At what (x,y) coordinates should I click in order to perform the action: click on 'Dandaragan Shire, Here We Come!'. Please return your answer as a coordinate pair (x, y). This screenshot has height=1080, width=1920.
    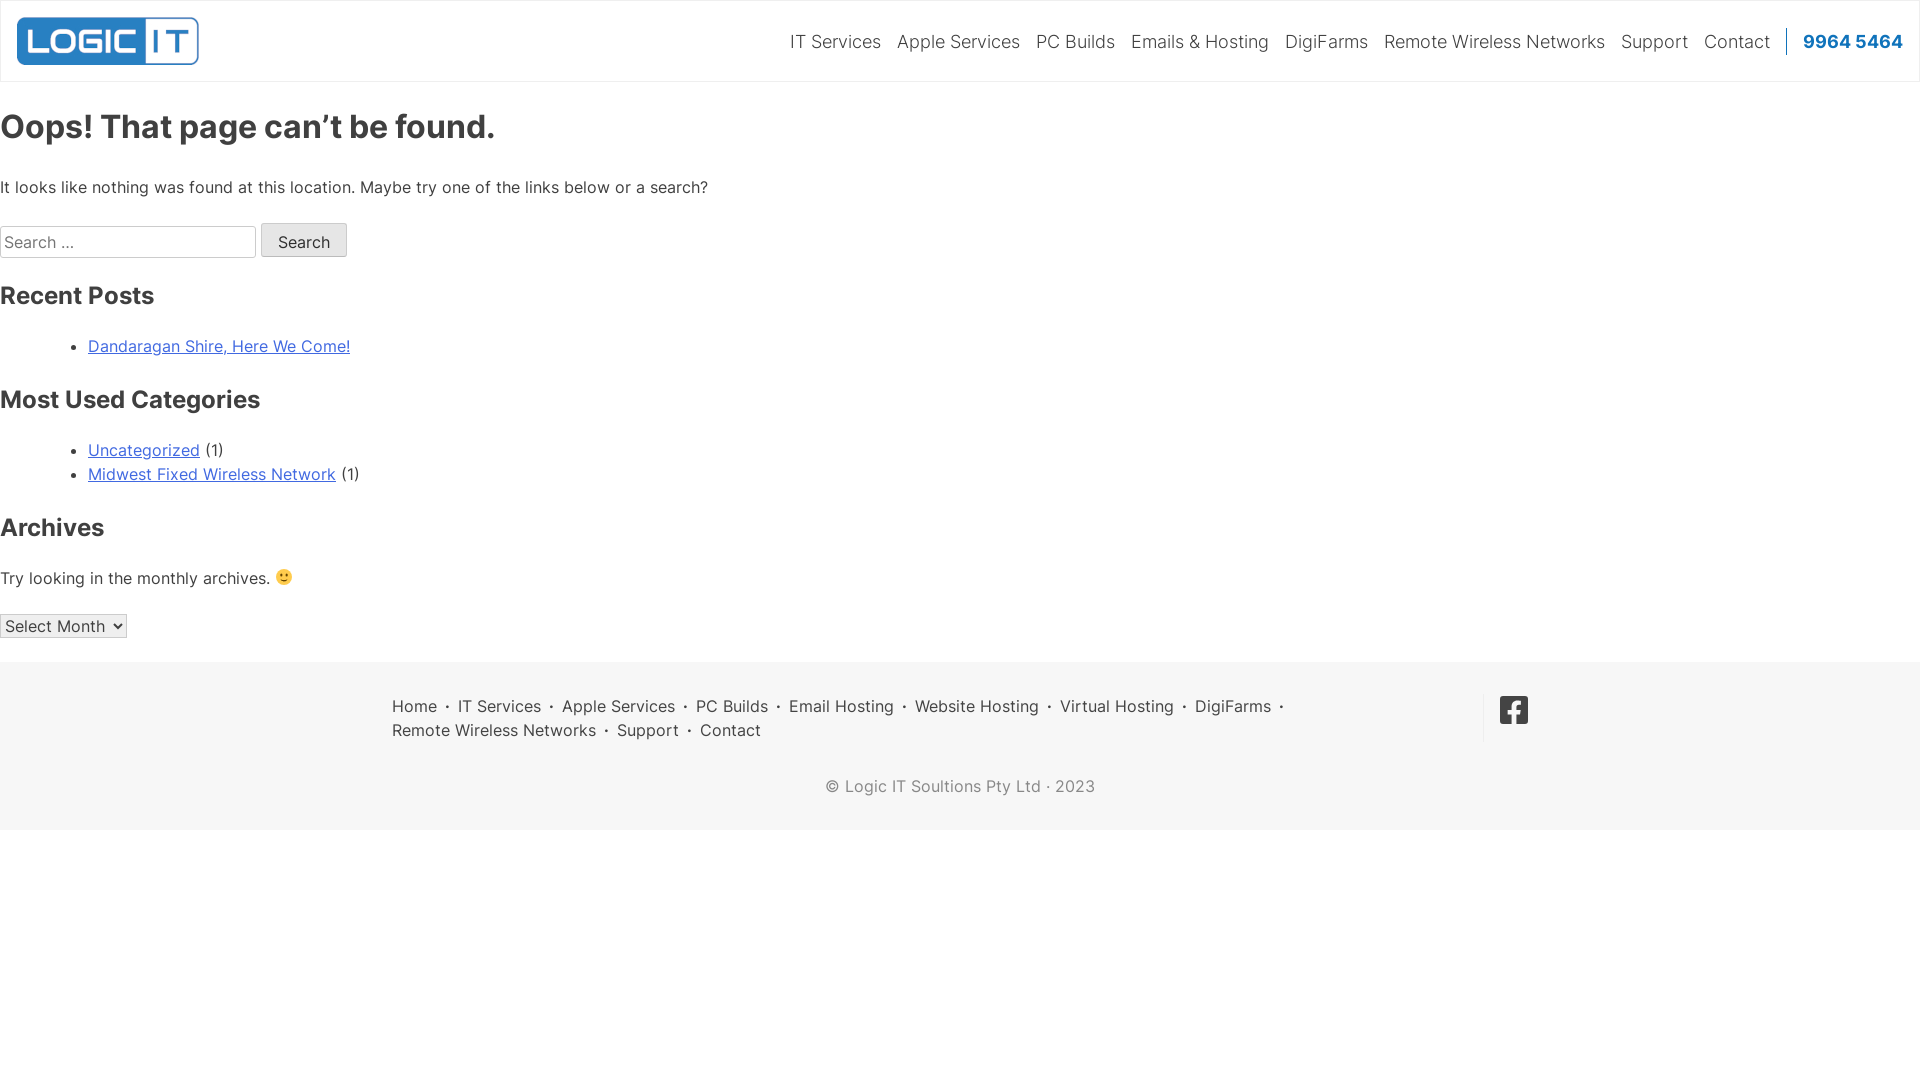
    Looking at the image, I should click on (86, 345).